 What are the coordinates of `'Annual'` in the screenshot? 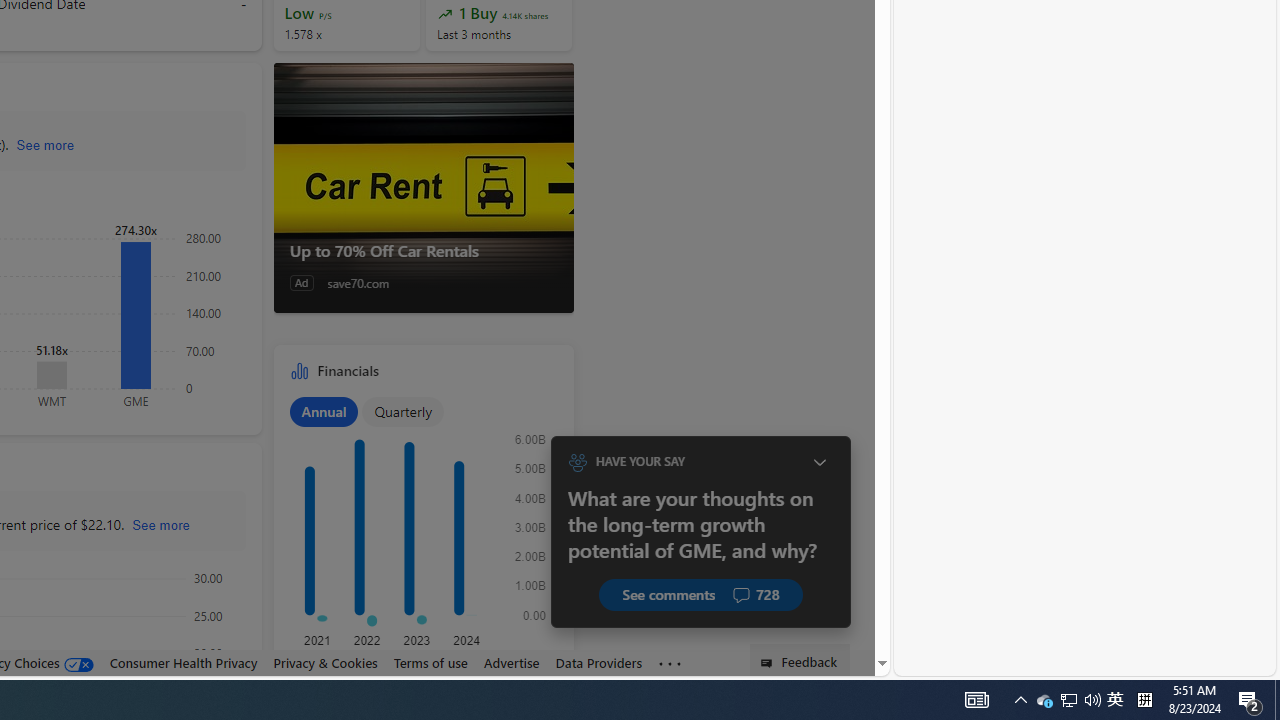 It's located at (323, 410).